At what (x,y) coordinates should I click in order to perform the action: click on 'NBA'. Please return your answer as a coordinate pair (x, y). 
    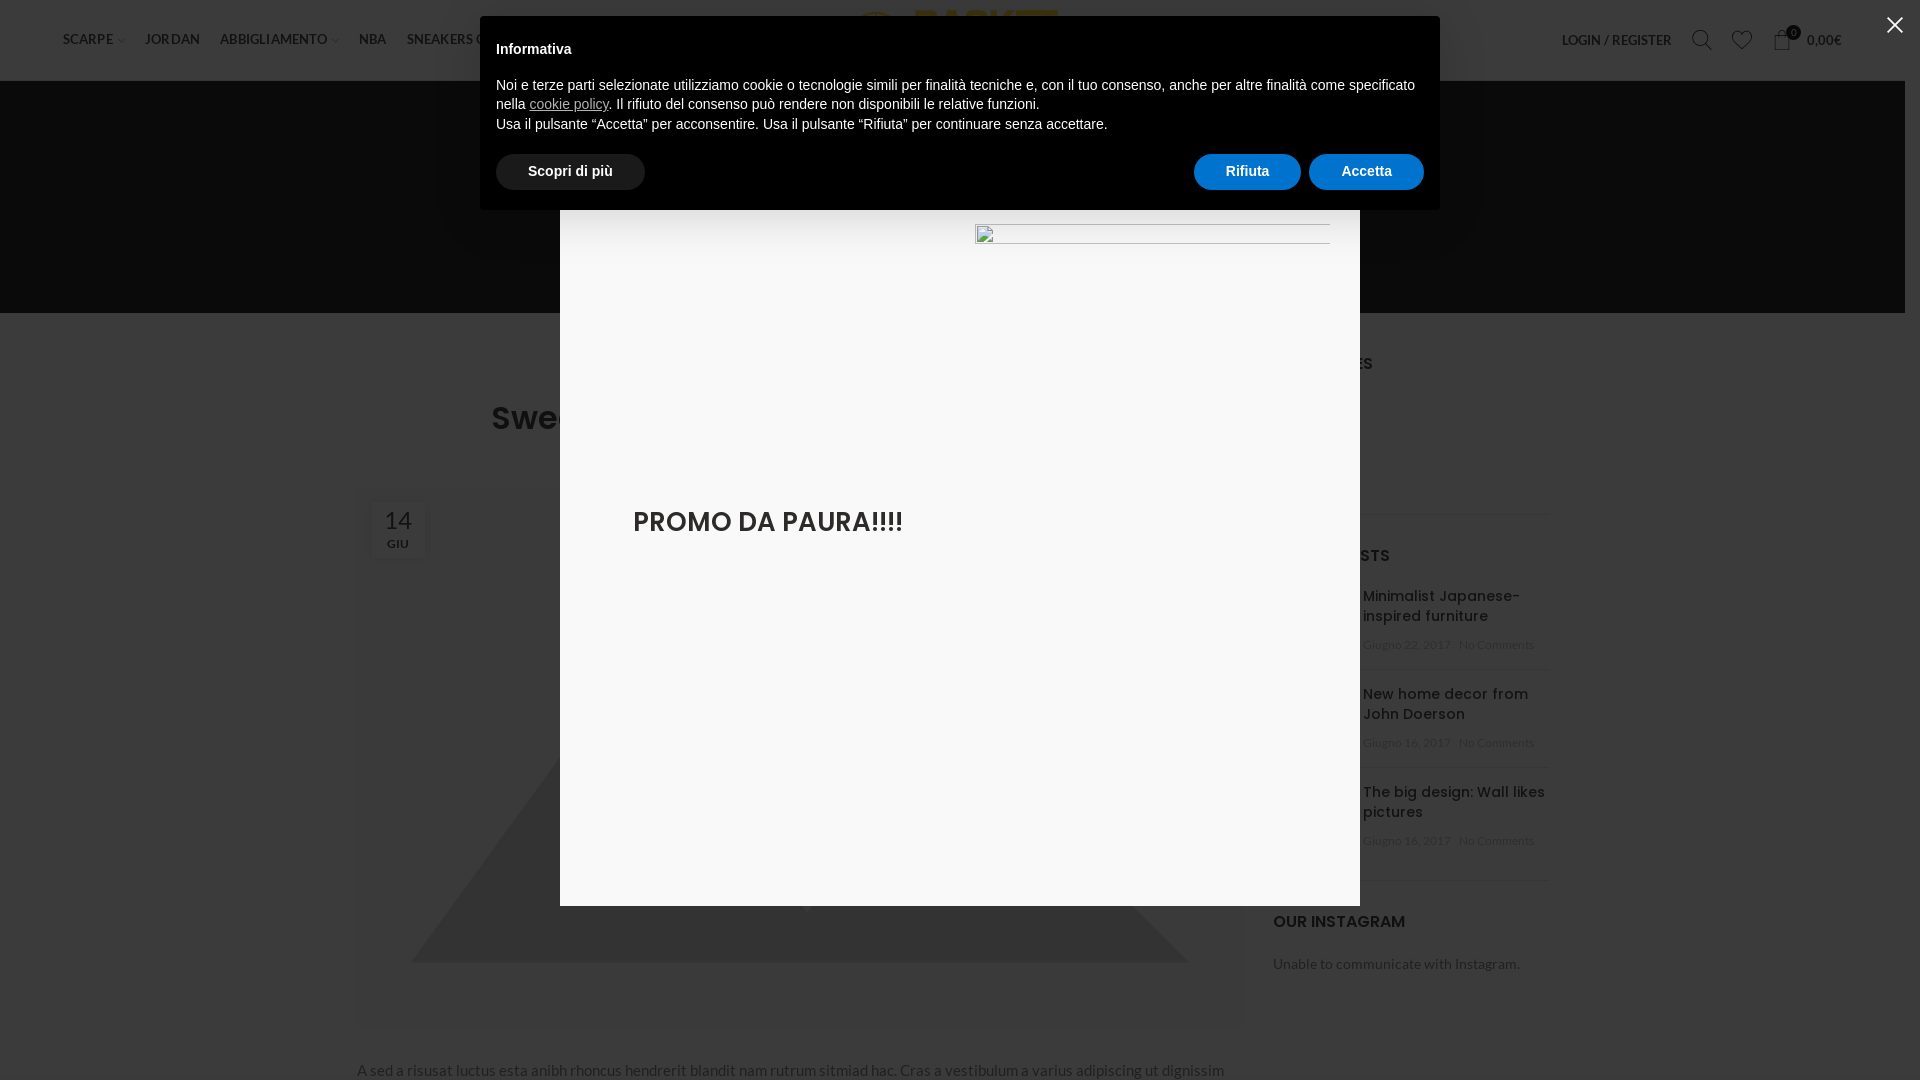
    Looking at the image, I should click on (373, 39).